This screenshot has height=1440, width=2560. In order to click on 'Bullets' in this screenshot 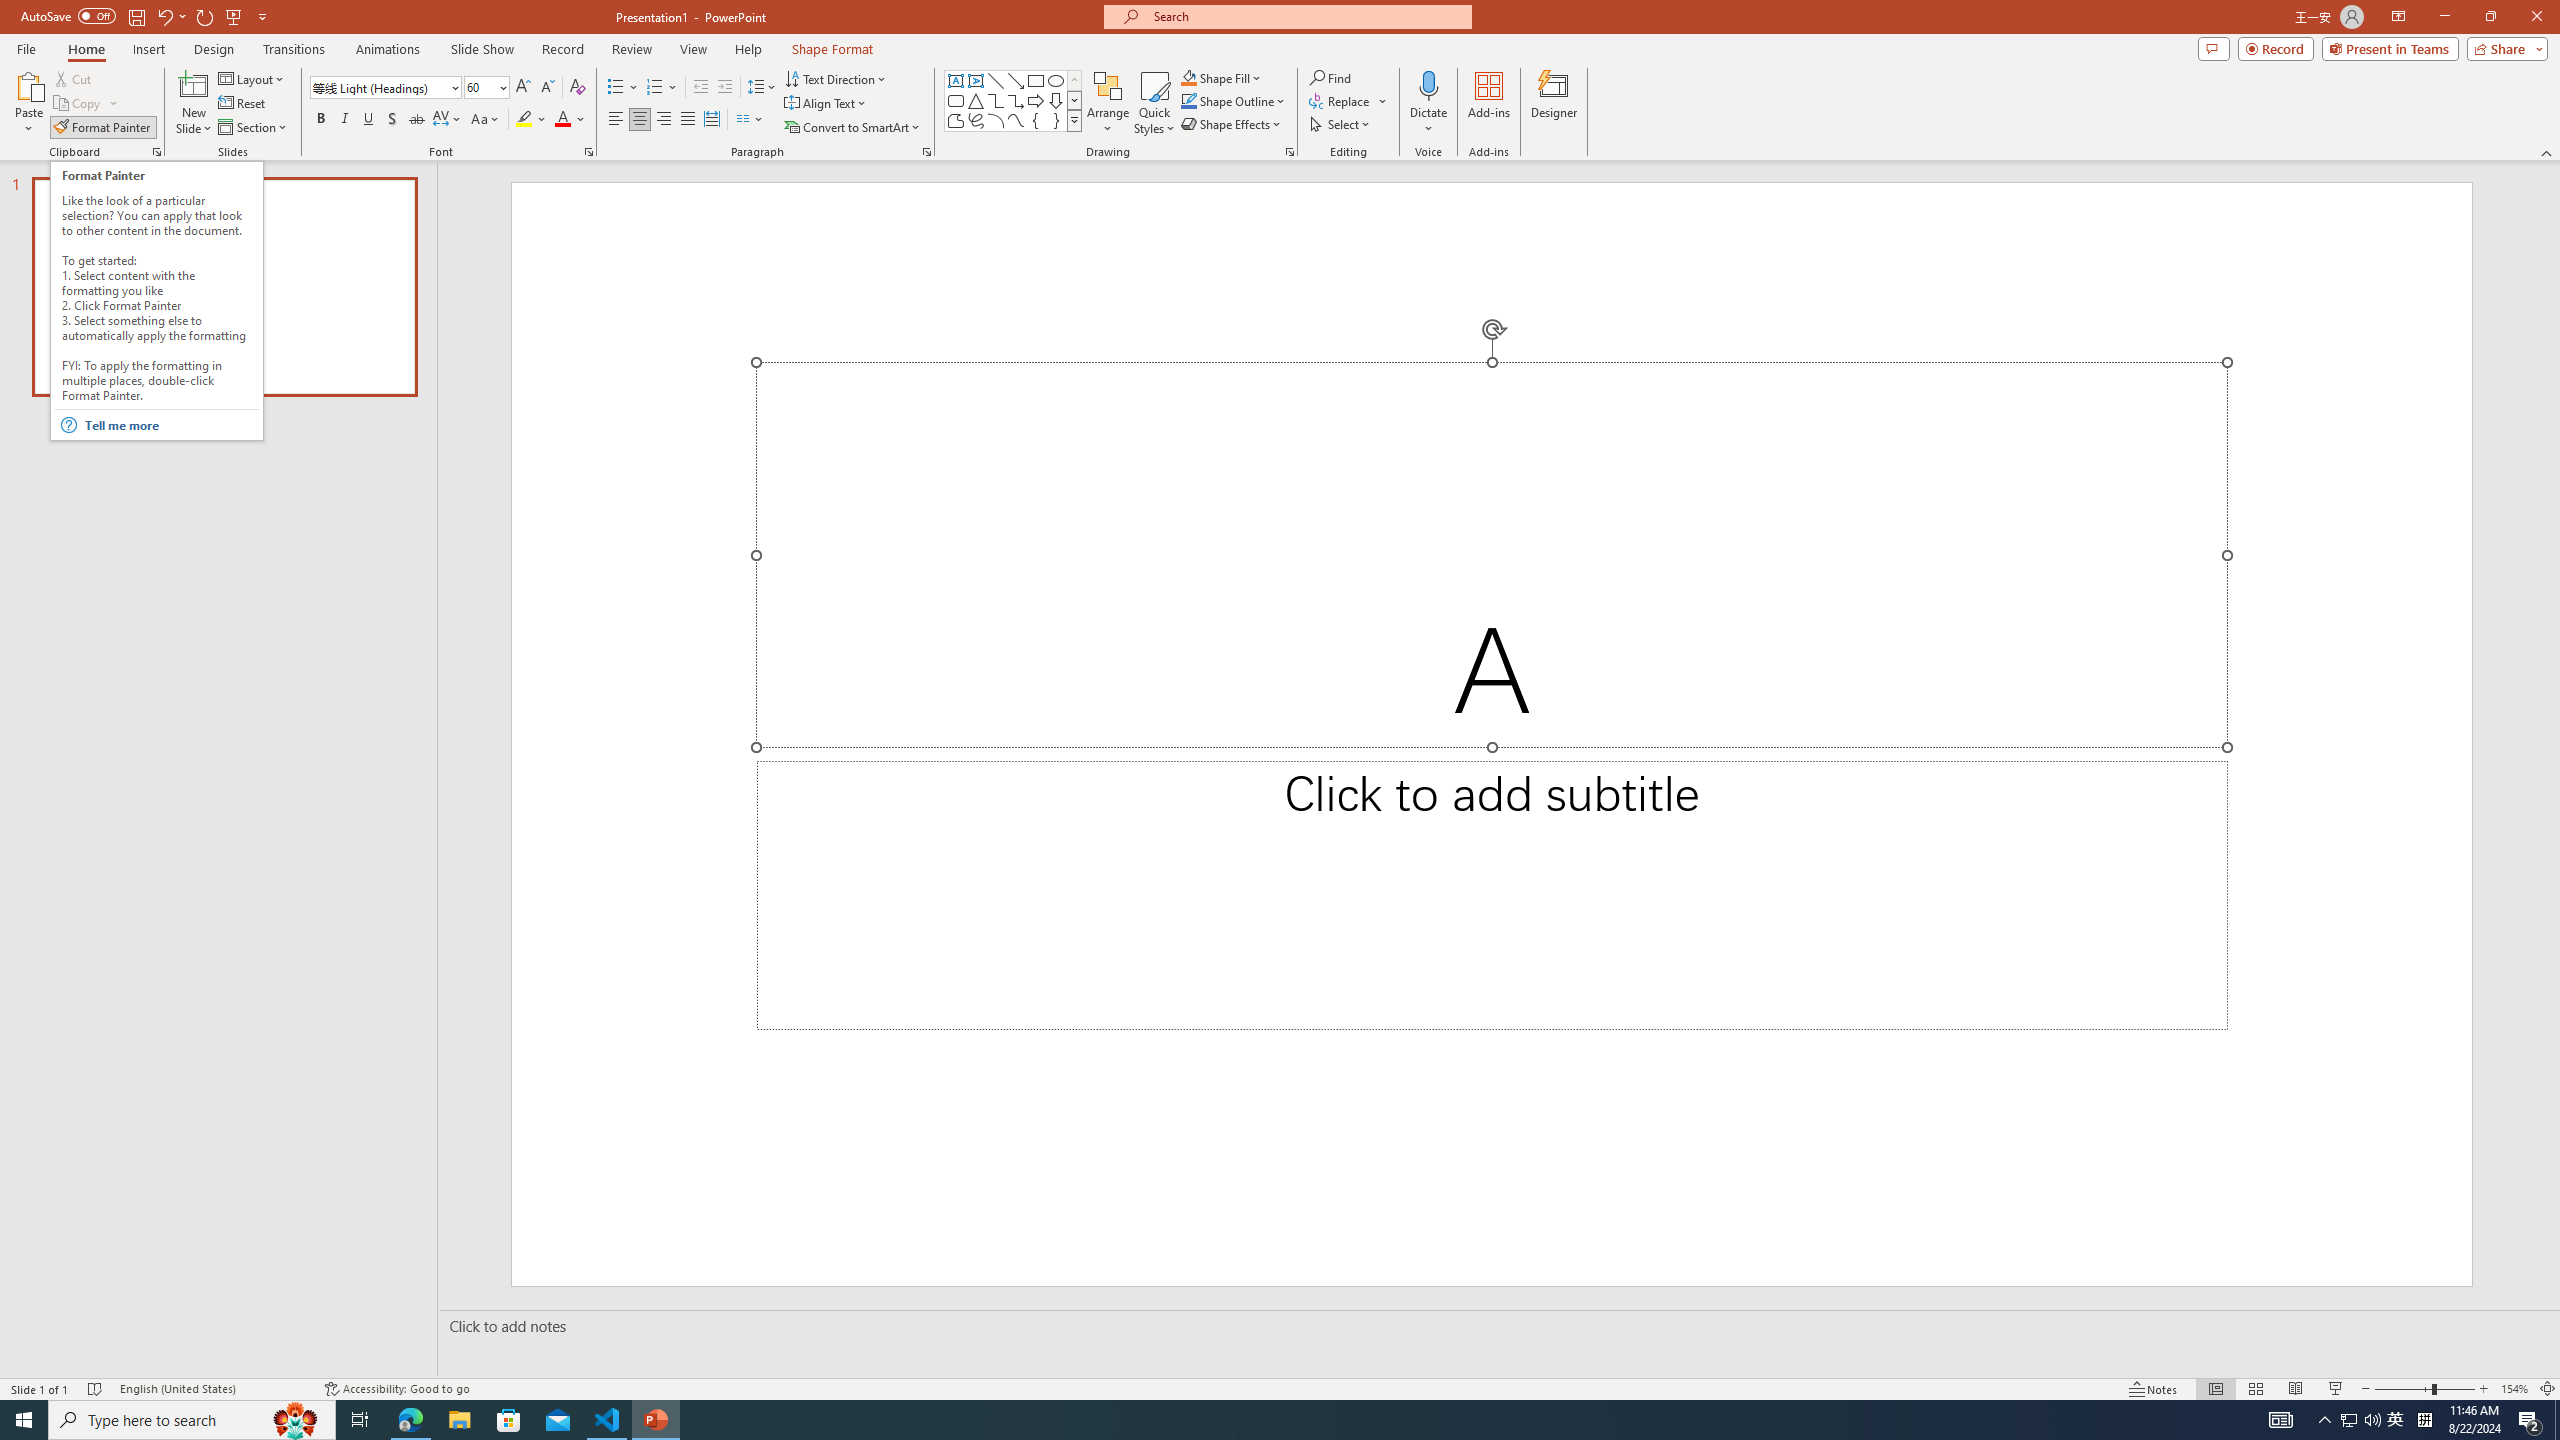, I will do `click(623, 87)`.